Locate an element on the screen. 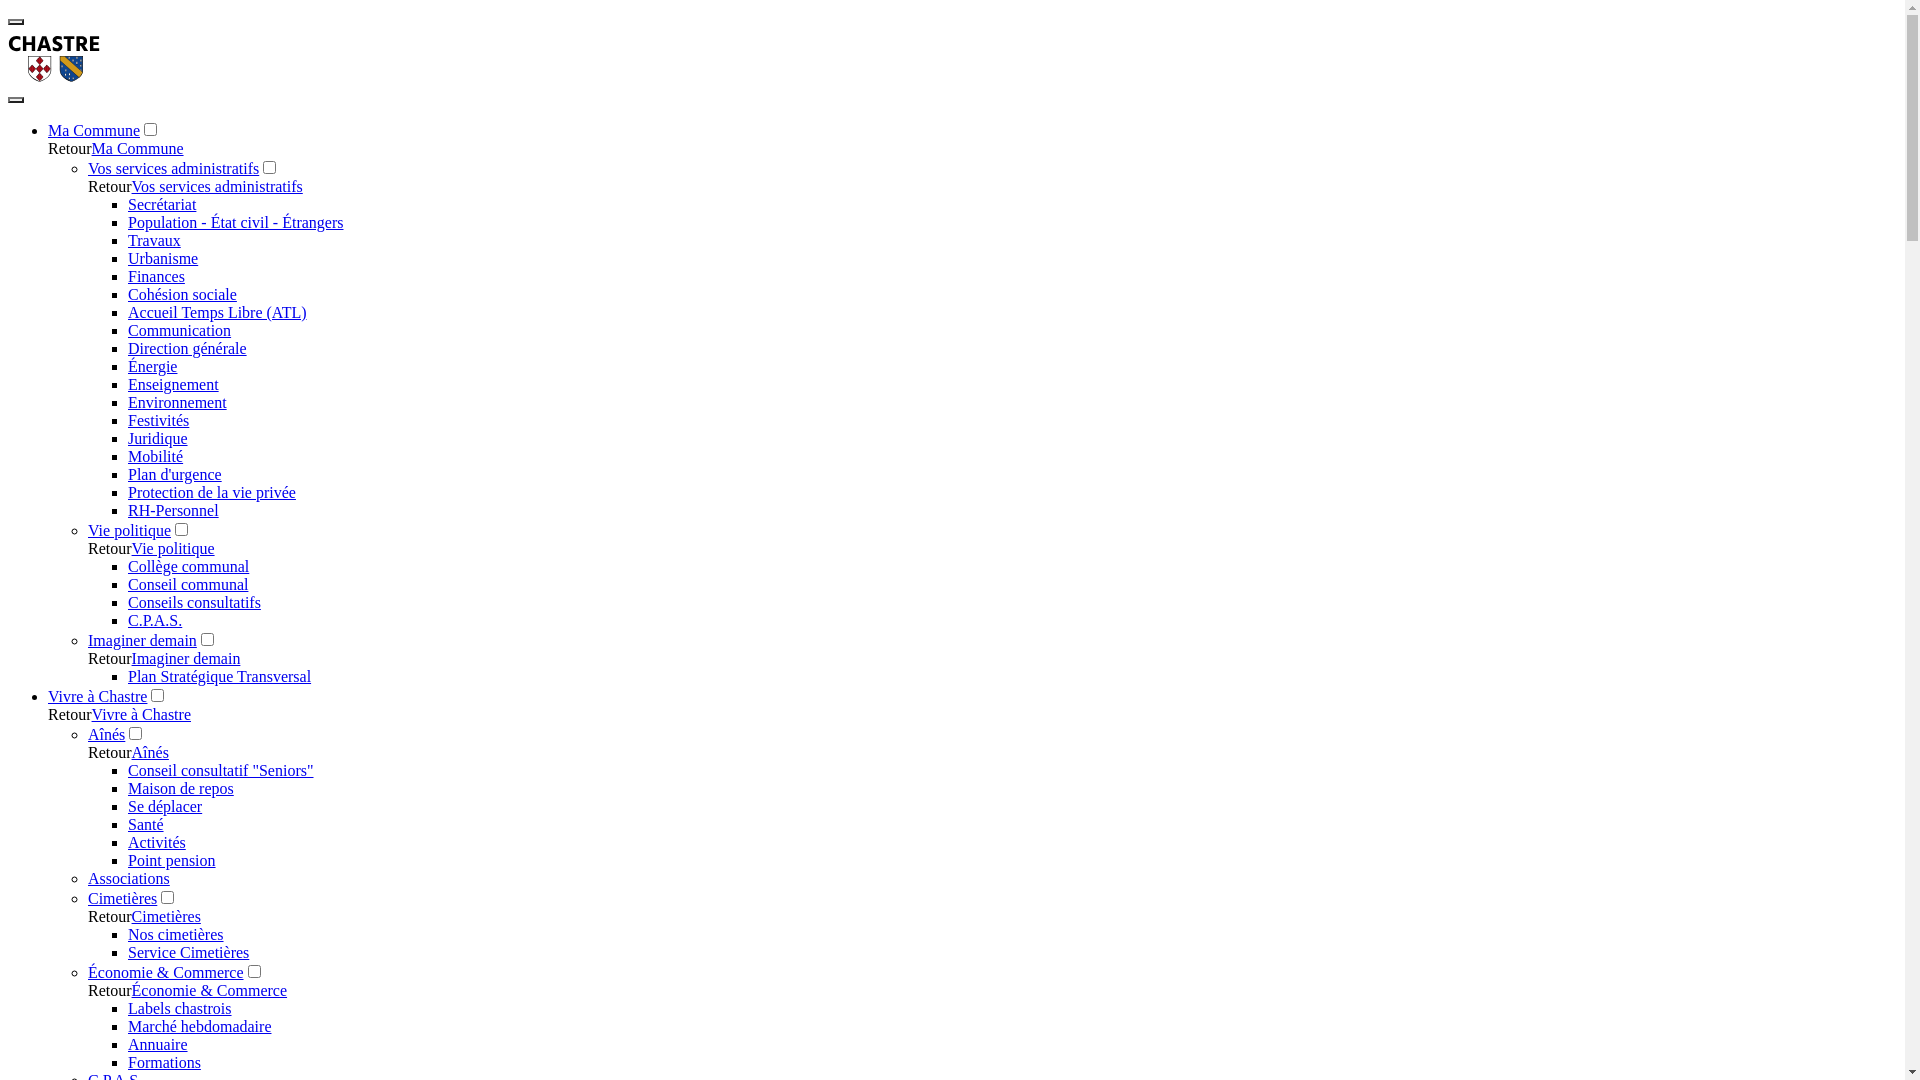  'Enseignement' is located at coordinates (173, 384).